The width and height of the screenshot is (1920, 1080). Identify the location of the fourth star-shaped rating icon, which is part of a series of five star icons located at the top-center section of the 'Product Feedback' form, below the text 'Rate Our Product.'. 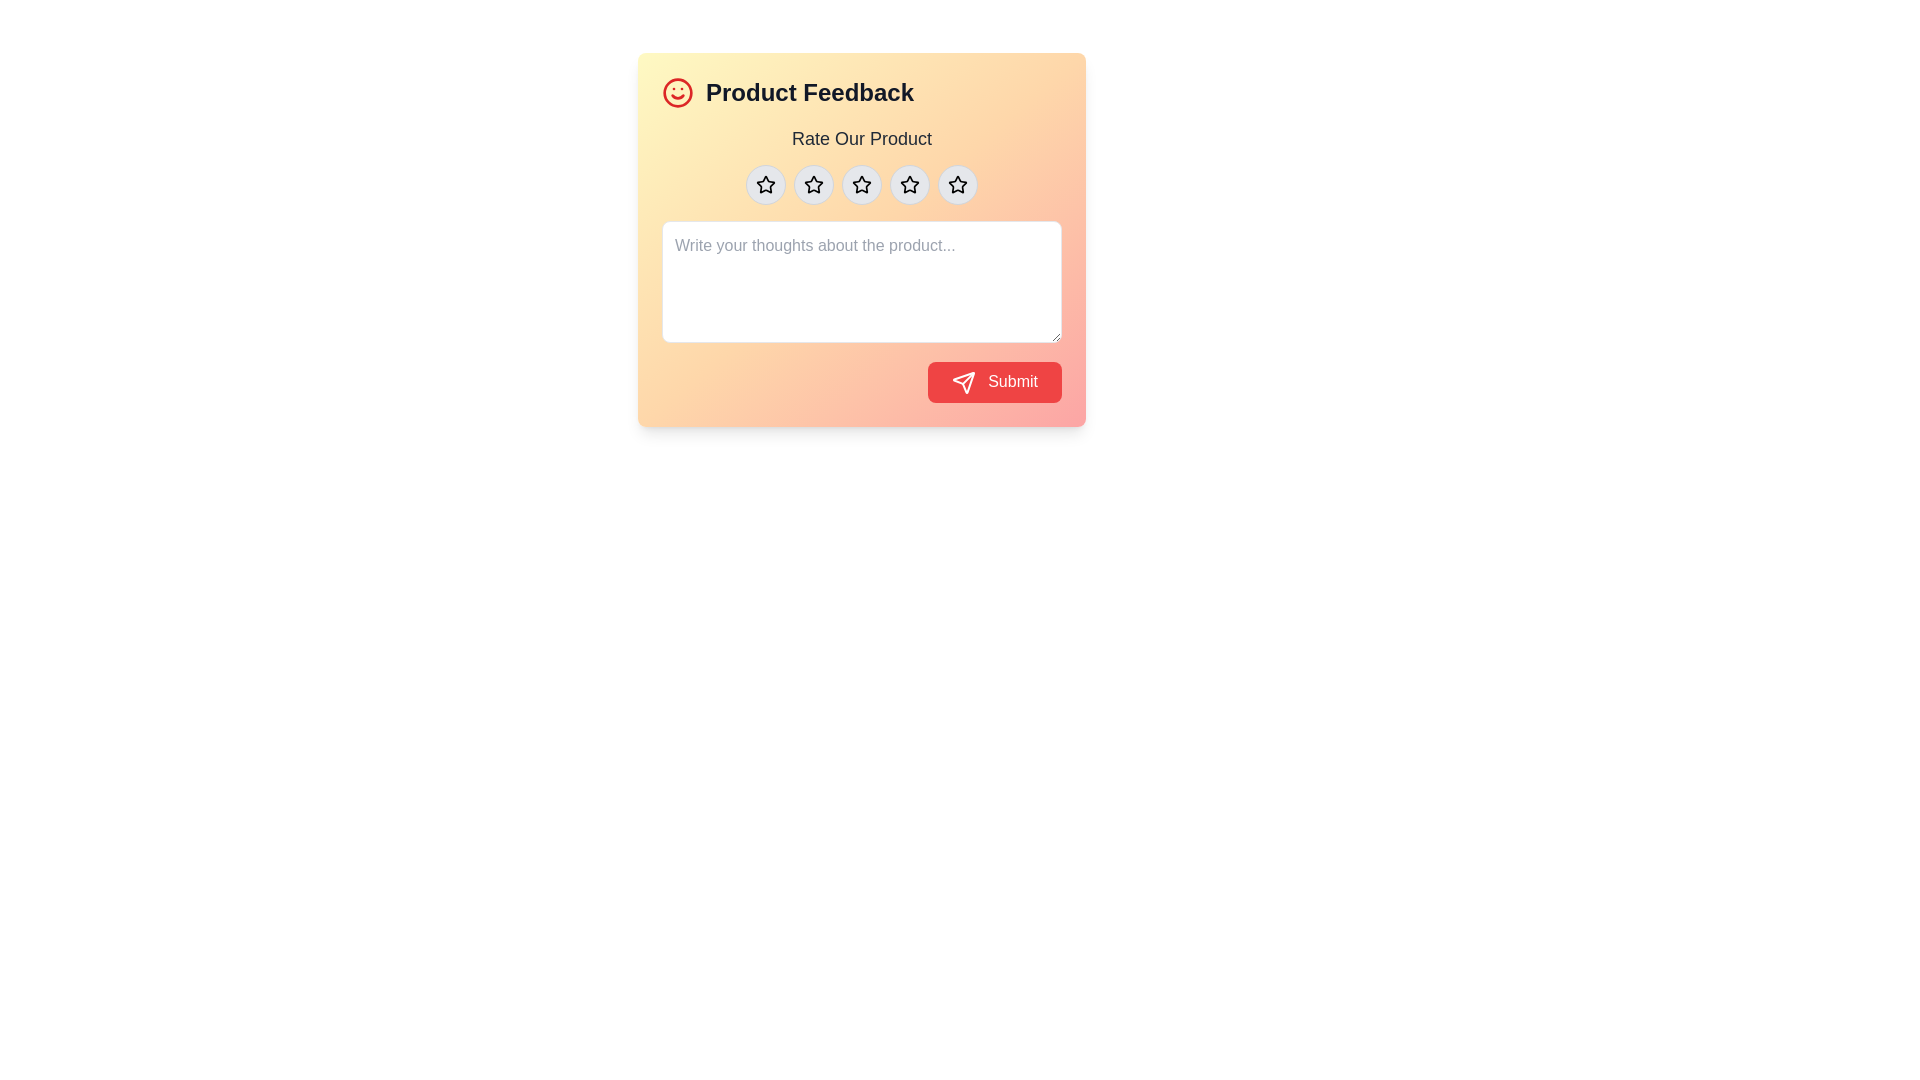
(907, 184).